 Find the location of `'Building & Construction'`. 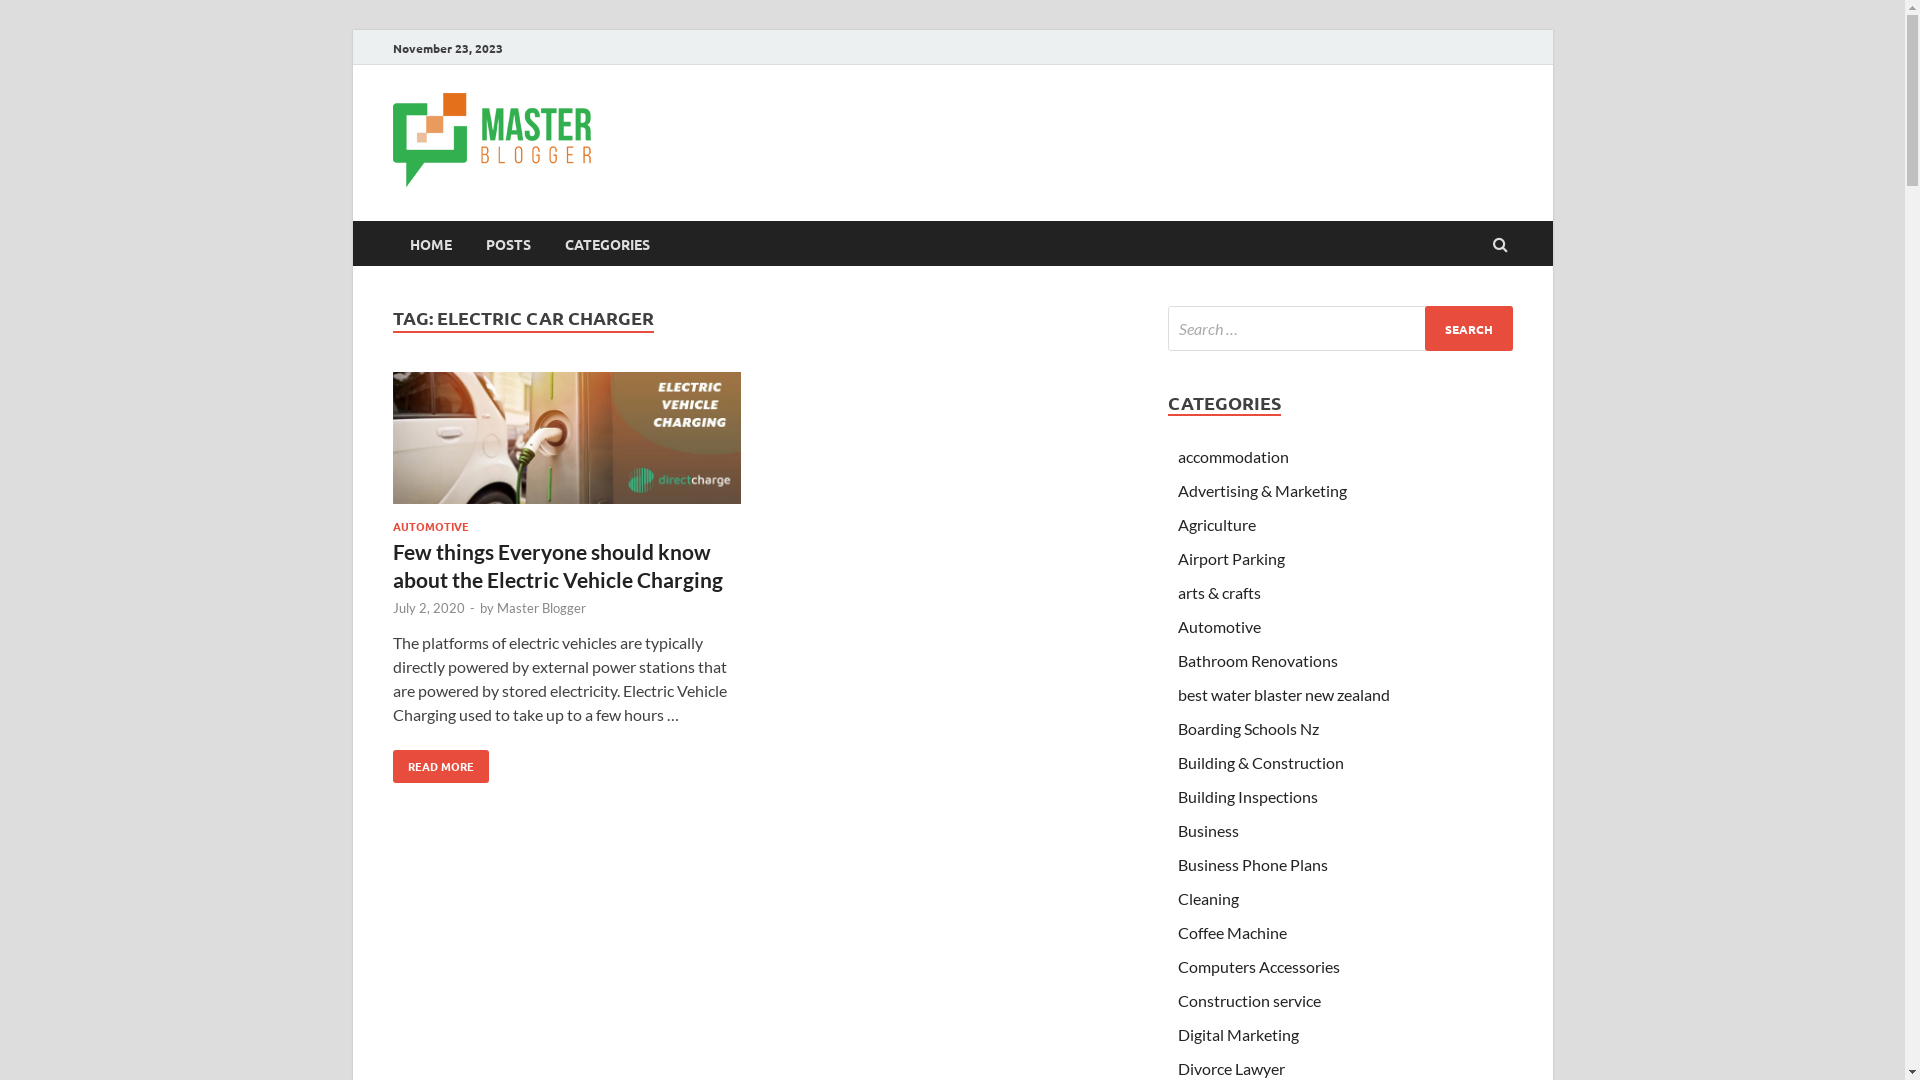

'Building & Construction' is located at coordinates (1260, 762).